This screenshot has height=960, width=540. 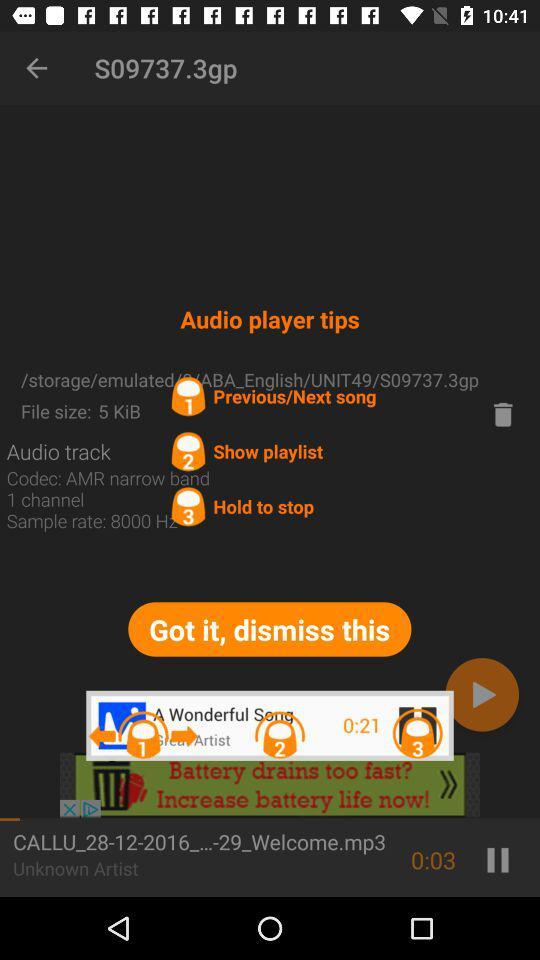 I want to click on delet song button, so click(x=502, y=413).